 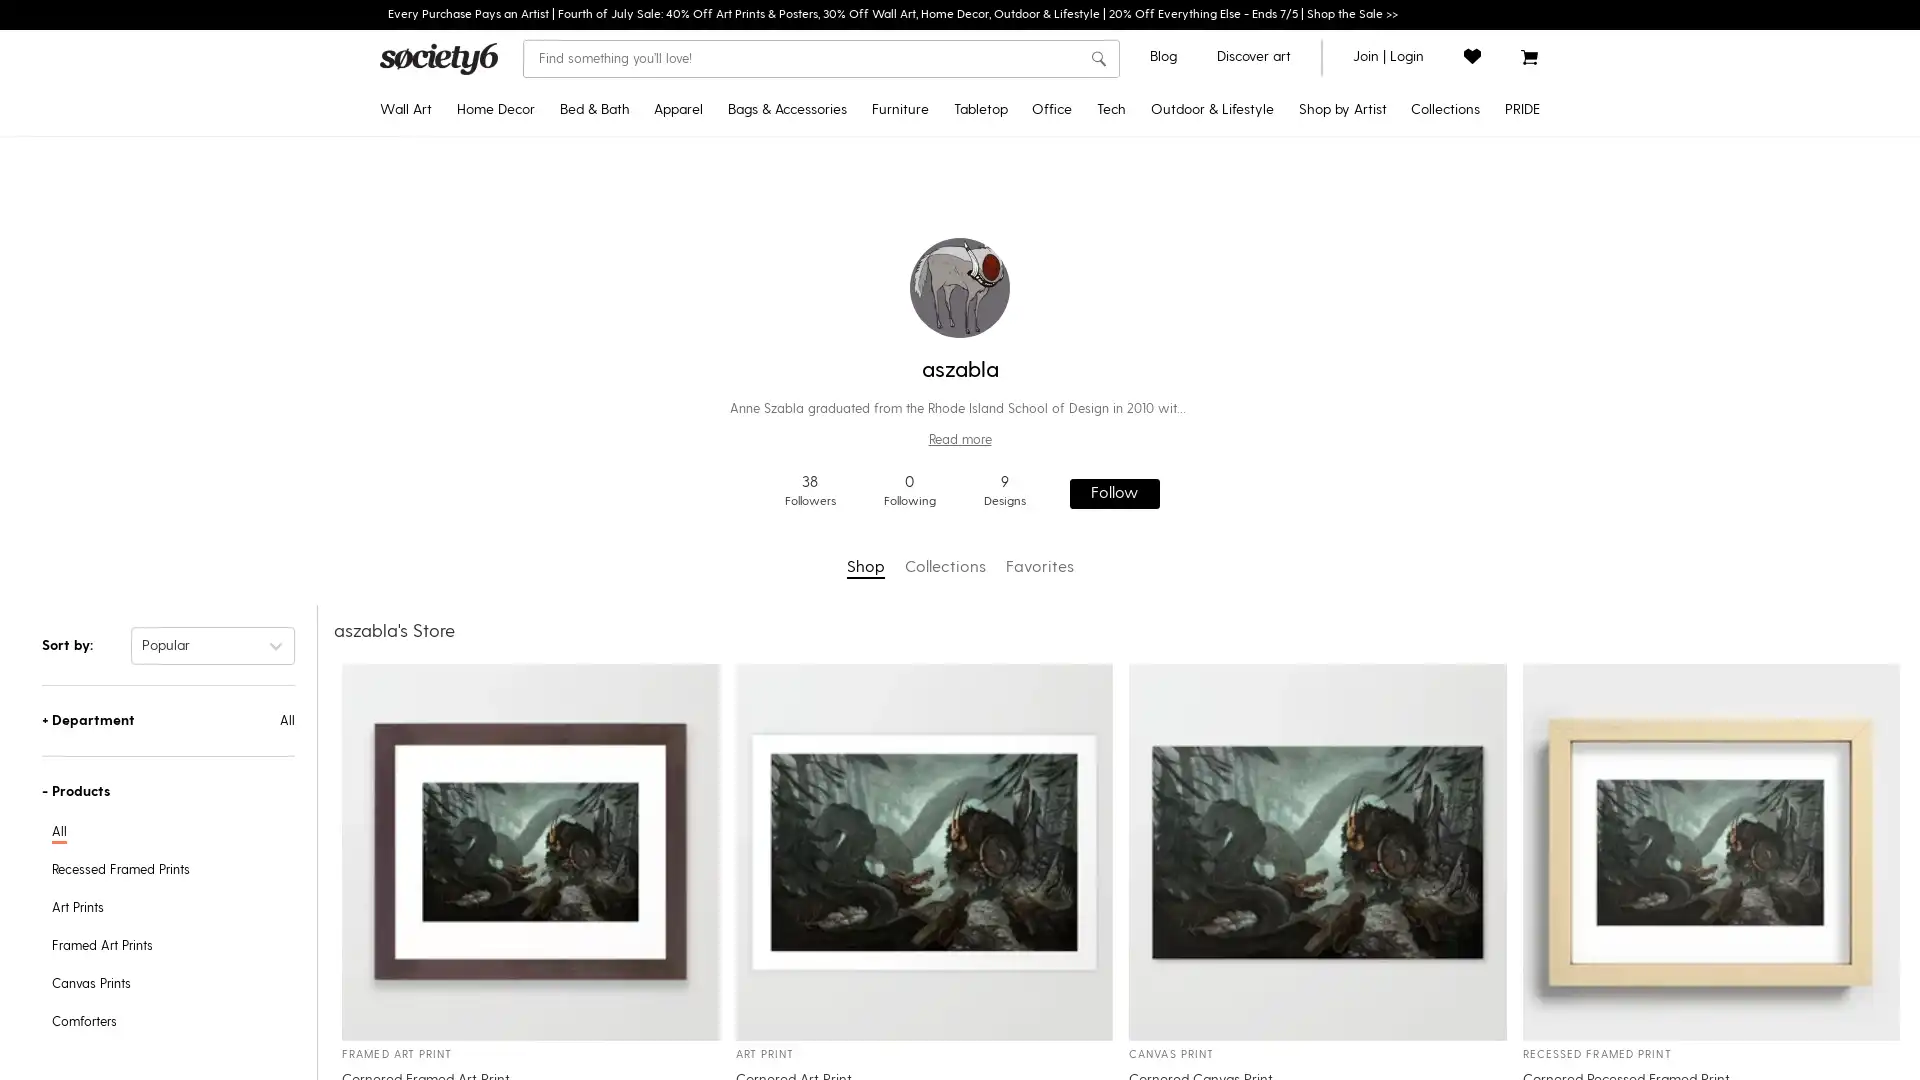 What do you see at coordinates (494, 110) in the screenshot?
I see `Home Decor` at bounding box center [494, 110].